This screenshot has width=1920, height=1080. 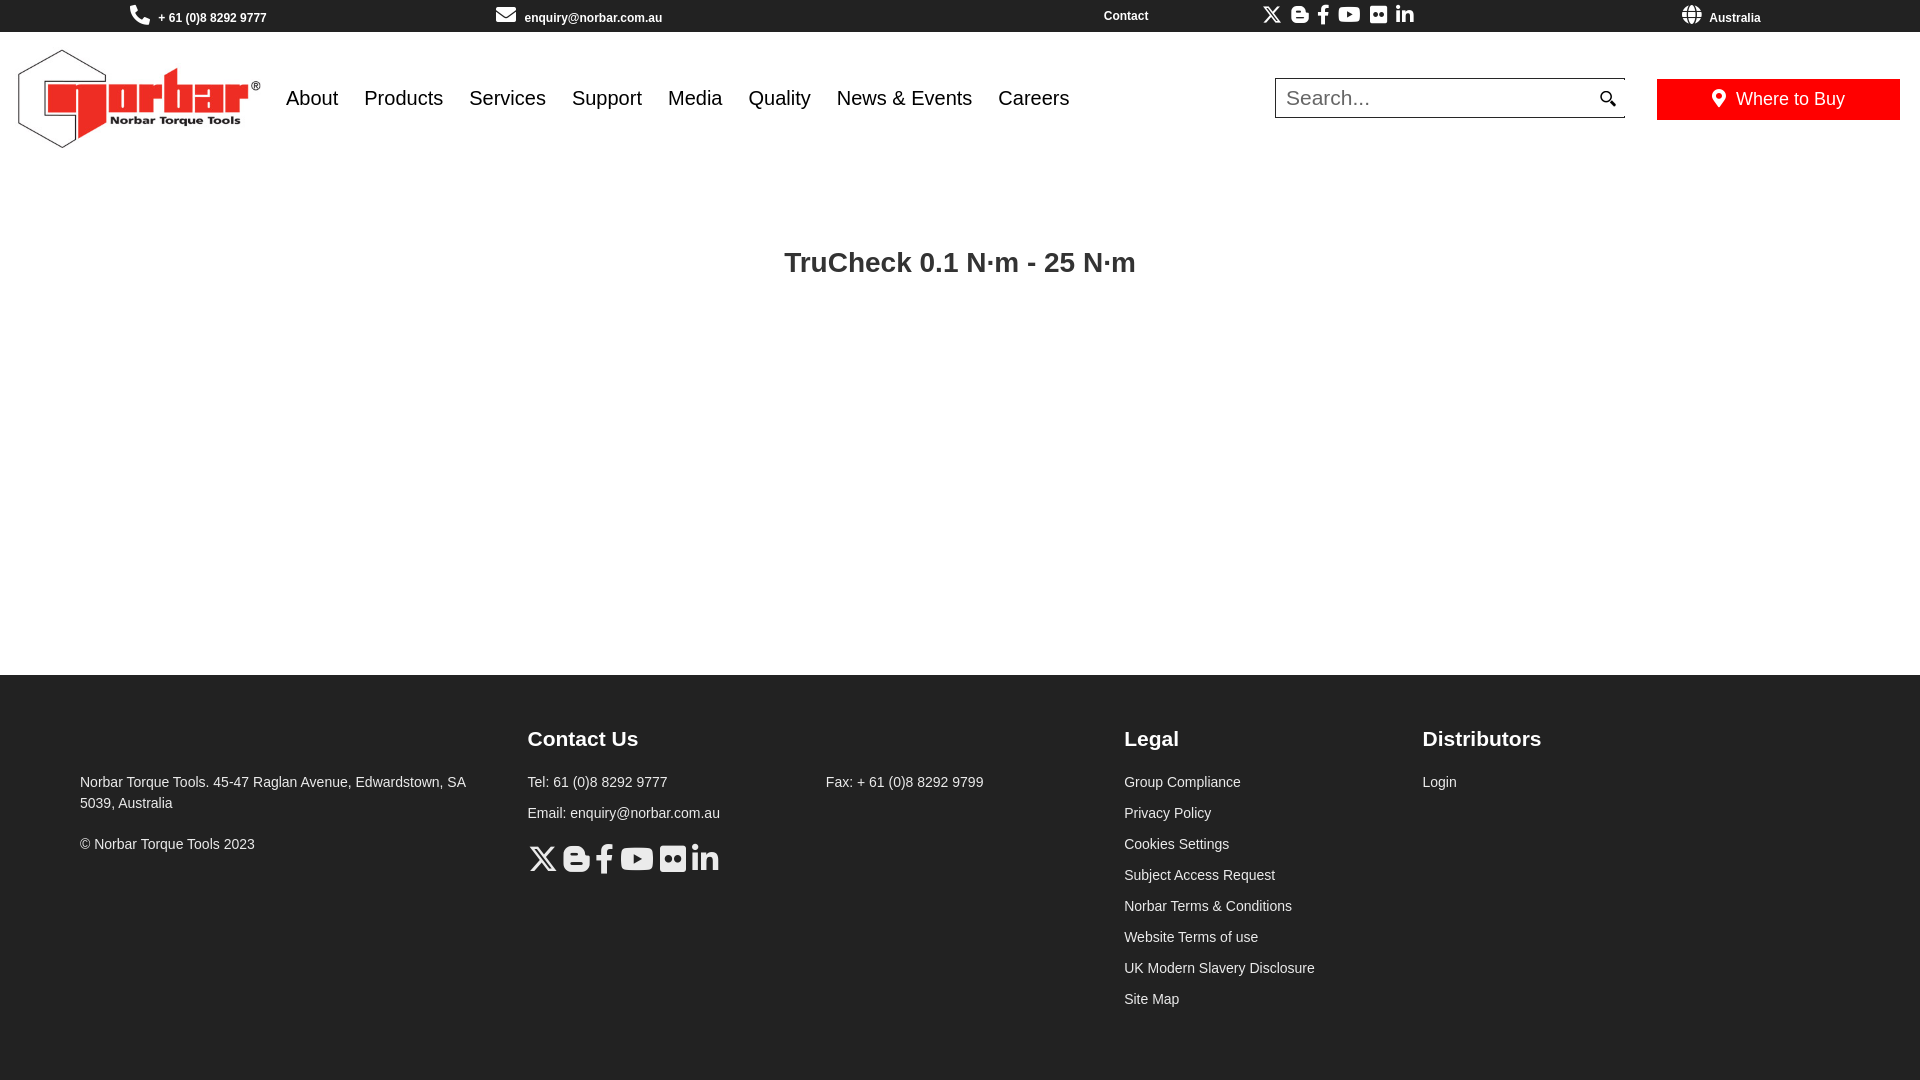 What do you see at coordinates (904, 98) in the screenshot?
I see `'News & Events'` at bounding box center [904, 98].